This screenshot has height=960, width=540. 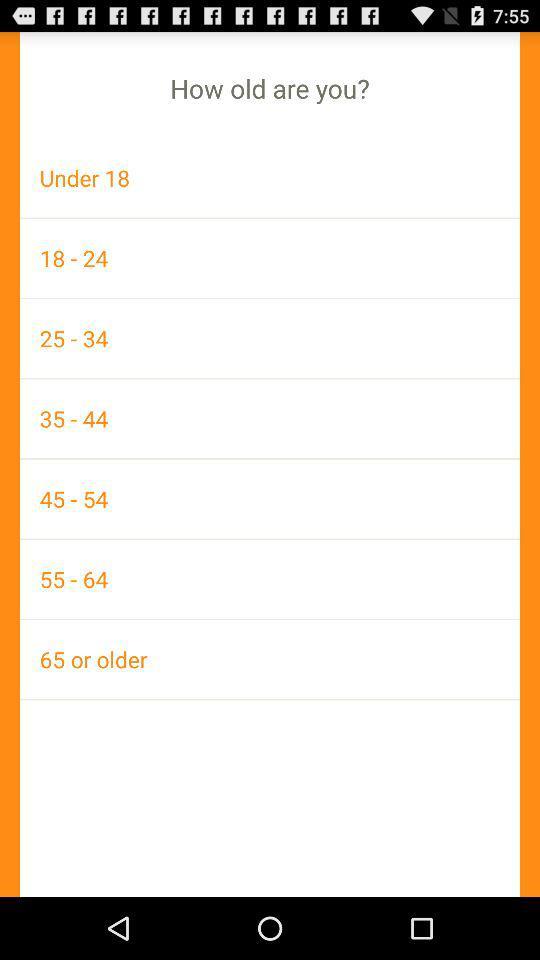 What do you see at coordinates (270, 338) in the screenshot?
I see `the 25 - 34 item` at bounding box center [270, 338].